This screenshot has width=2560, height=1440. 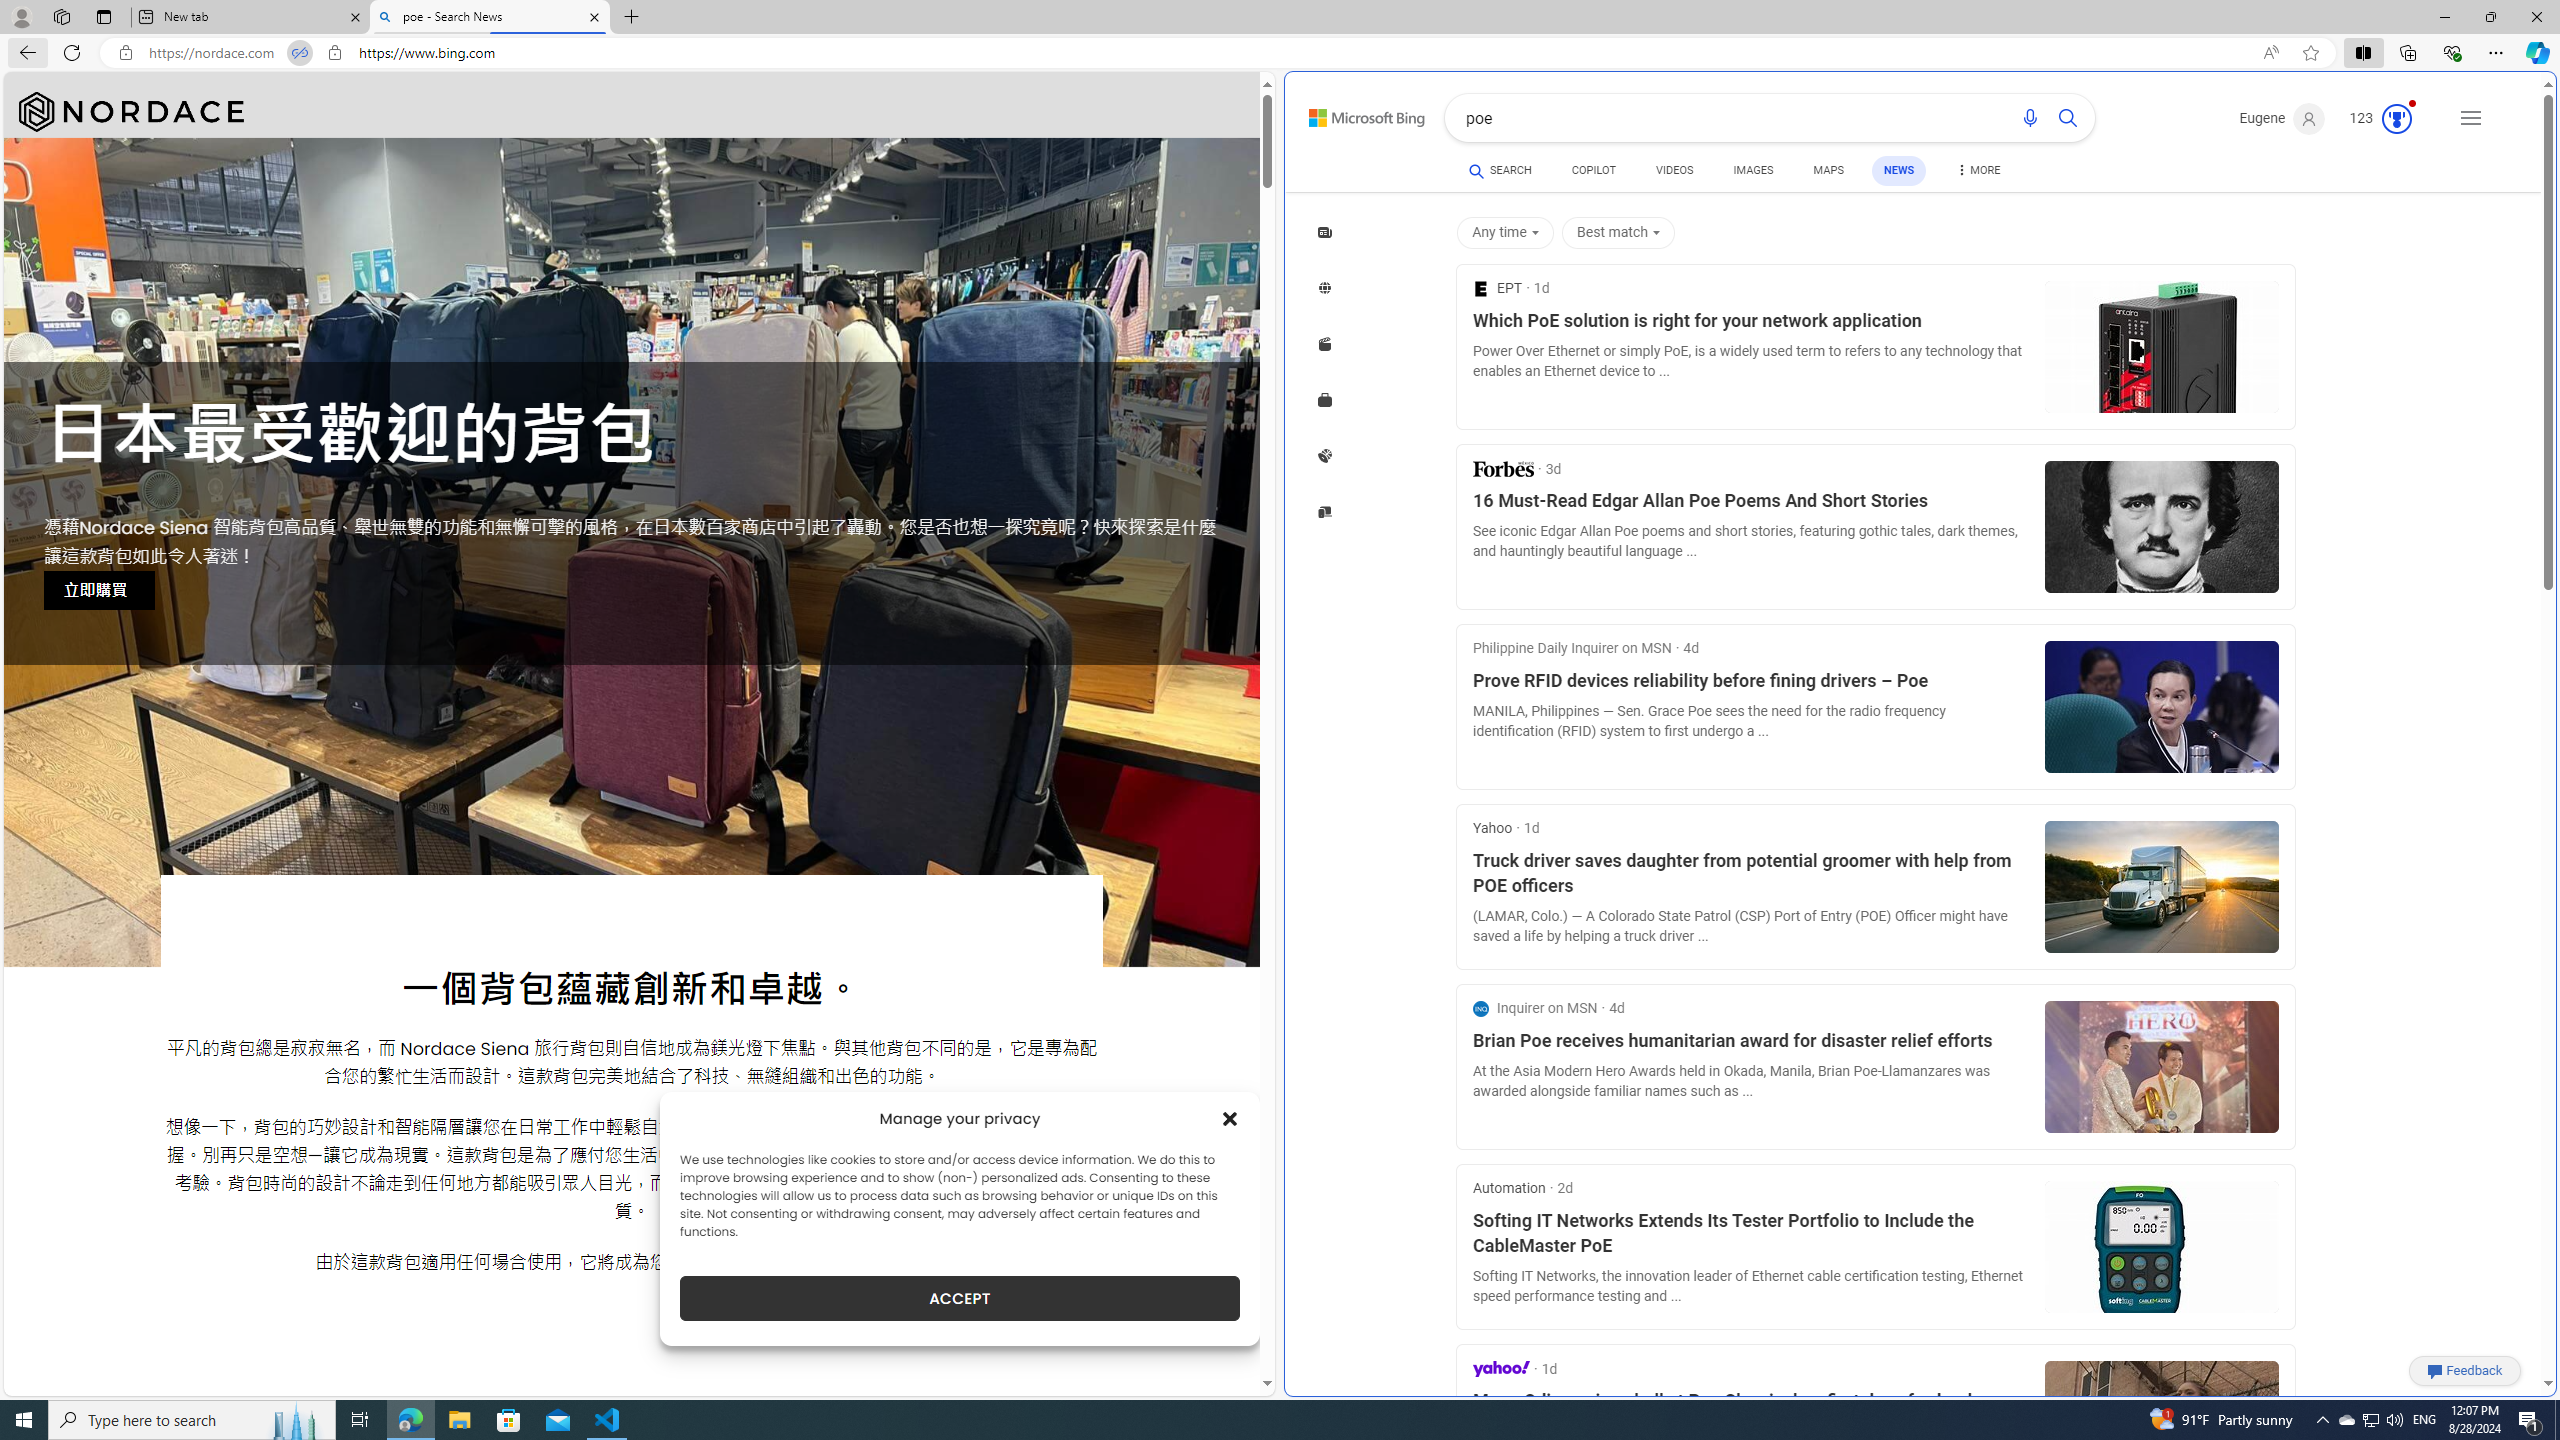 I want to click on 'Eugene', so click(x=2282, y=118).